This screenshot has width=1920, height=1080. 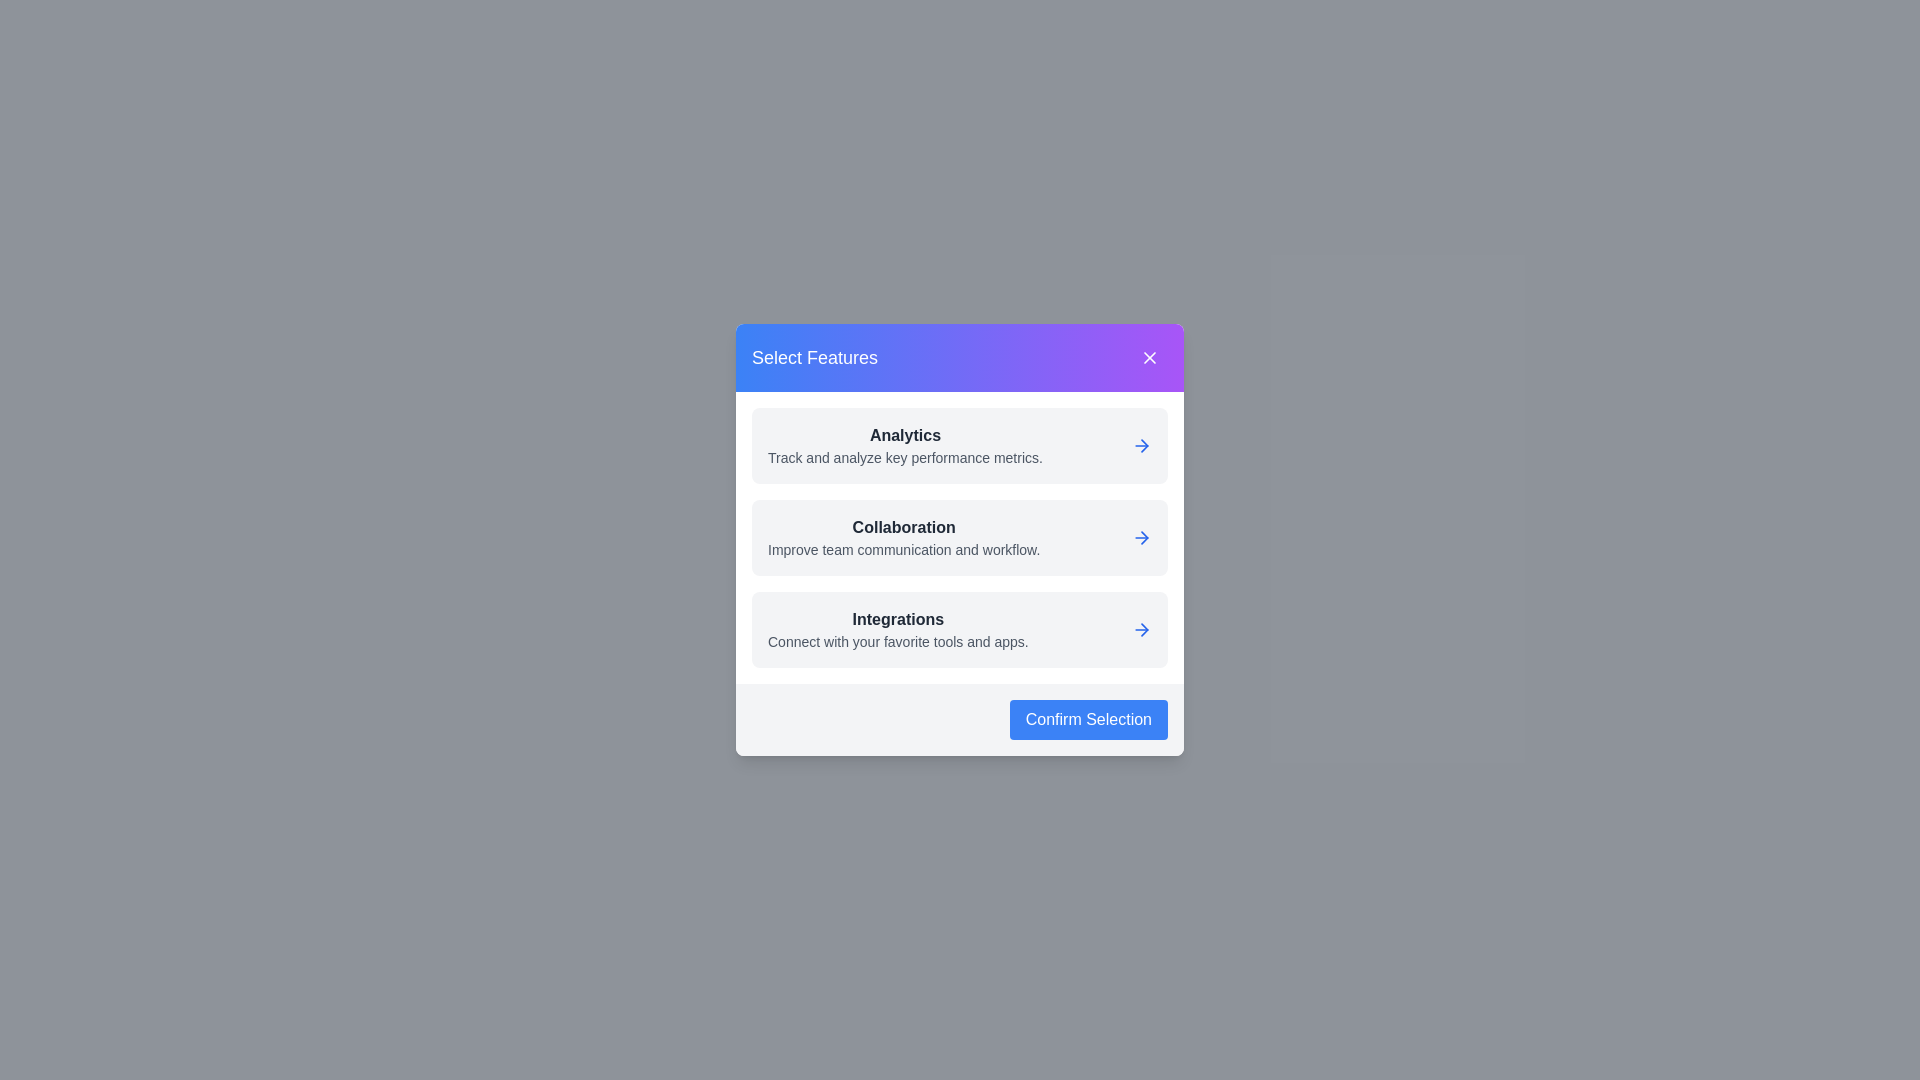 What do you see at coordinates (960, 445) in the screenshot?
I see `the feature card labeled Analytics` at bounding box center [960, 445].